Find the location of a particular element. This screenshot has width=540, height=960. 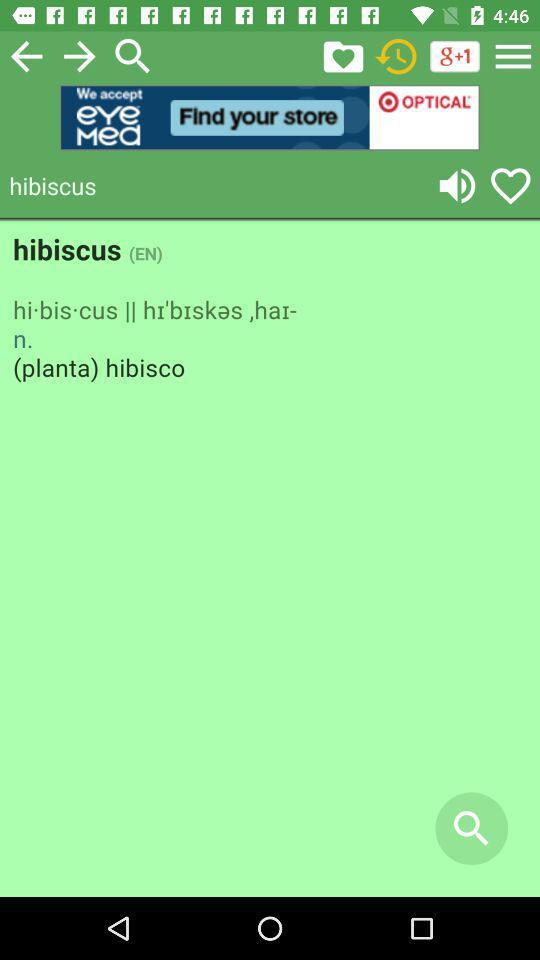

the menu icon is located at coordinates (513, 55).